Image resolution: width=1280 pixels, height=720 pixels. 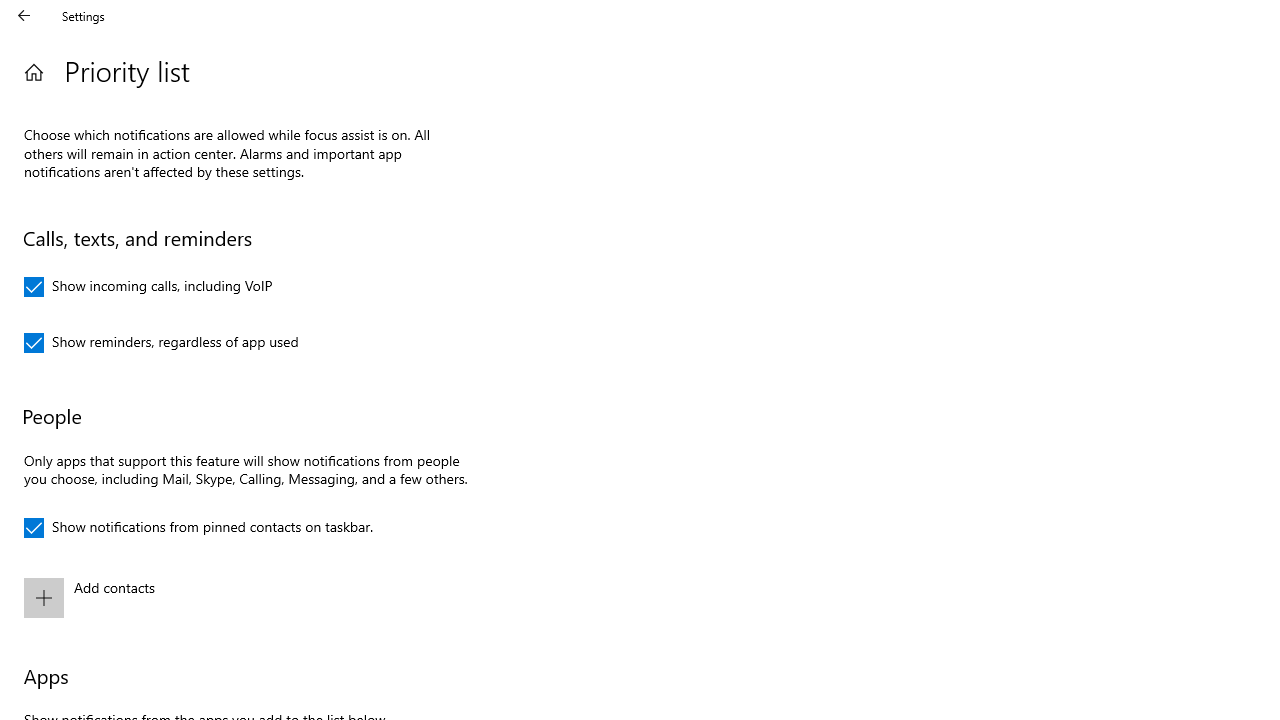 What do you see at coordinates (199, 527) in the screenshot?
I see `'Show notifications from pinned contacts on taskbar.'` at bounding box center [199, 527].